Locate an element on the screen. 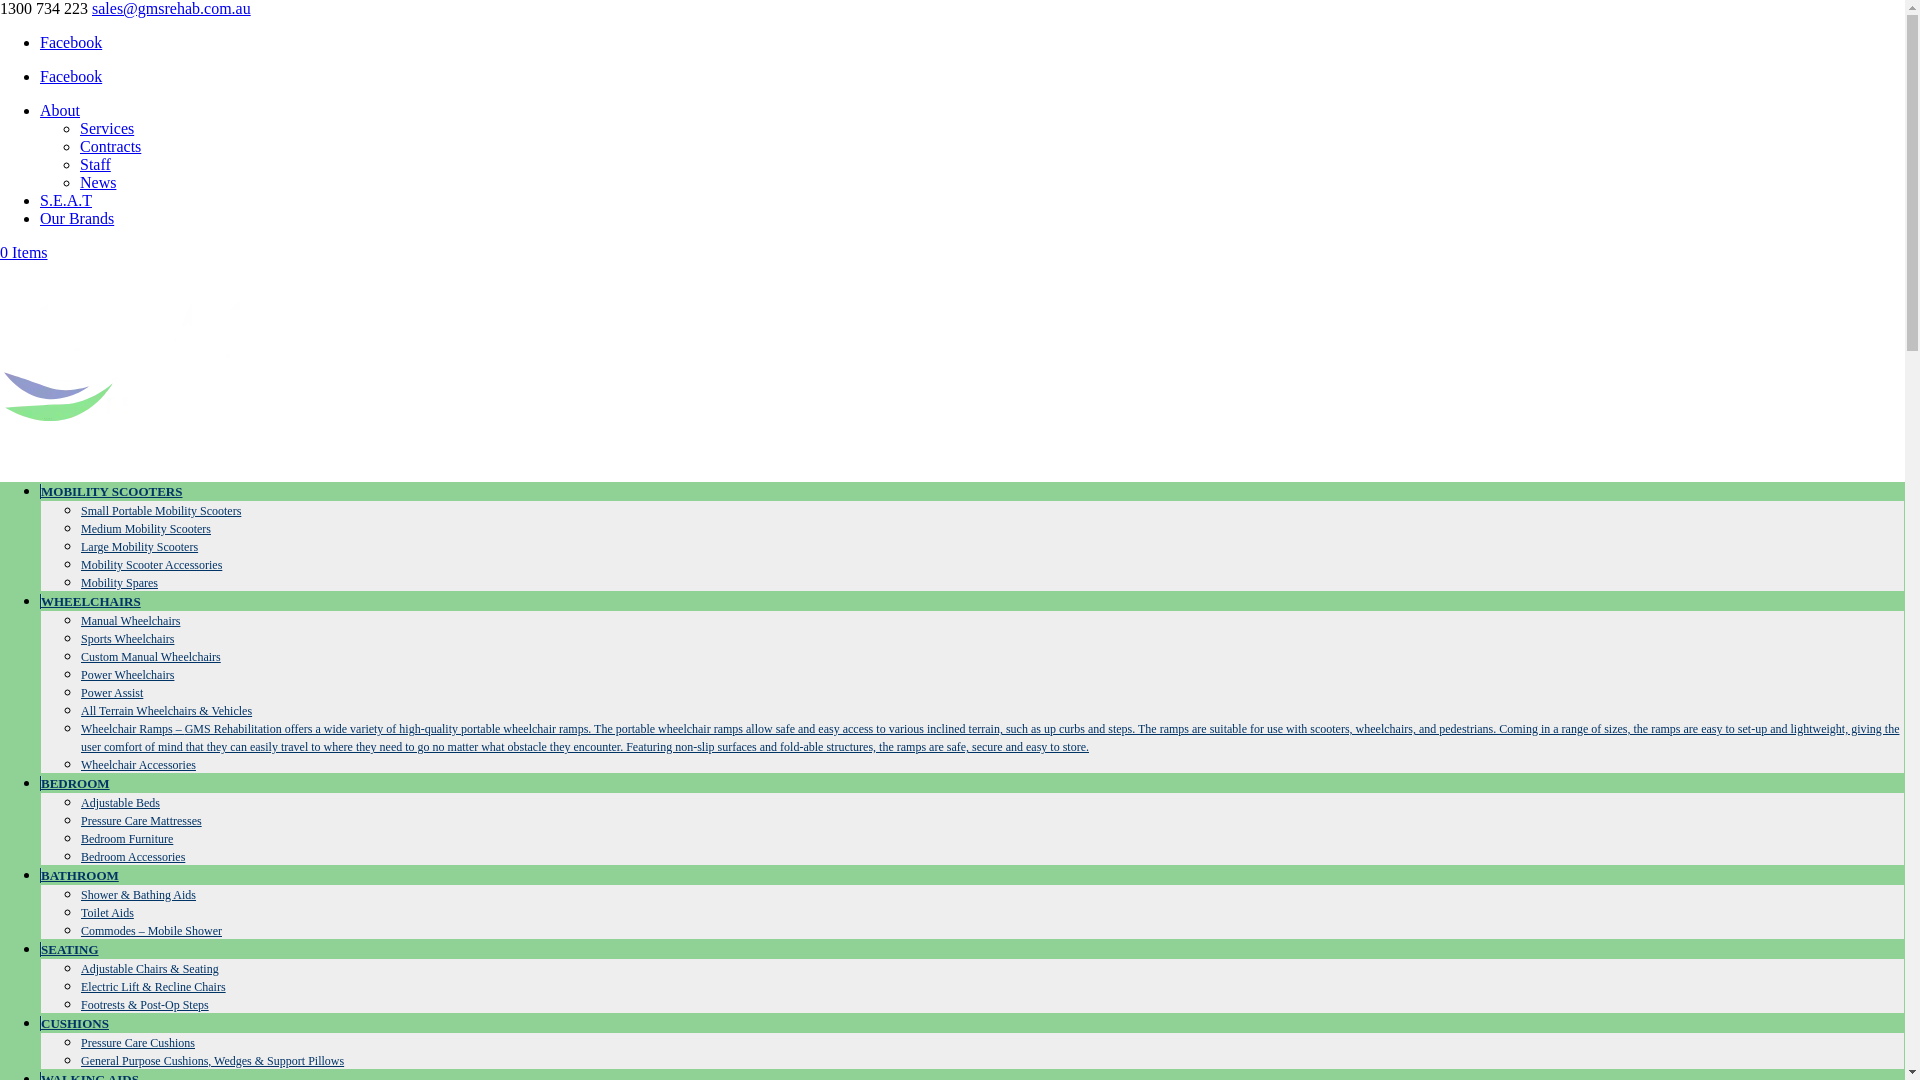 The height and width of the screenshot is (1080, 1920). 'BEDROOM' is located at coordinates (75, 782).